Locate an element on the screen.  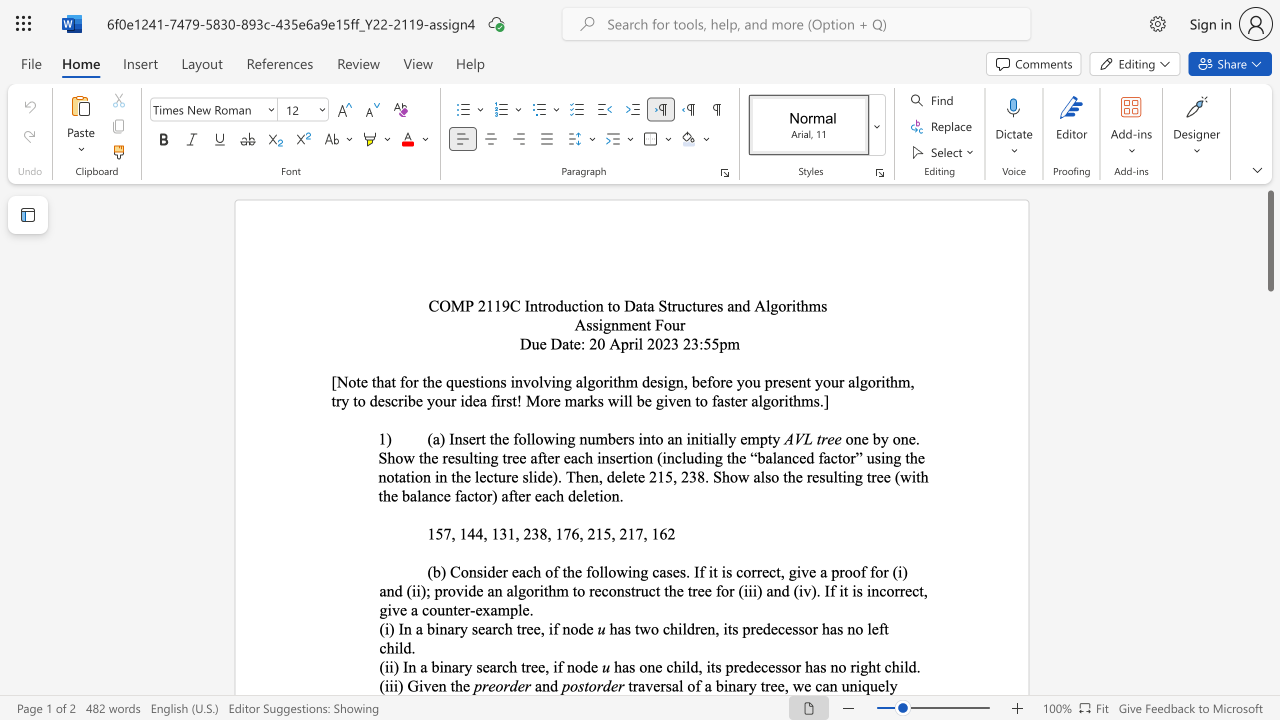
the 1th character "n" in the text is located at coordinates (441, 685).